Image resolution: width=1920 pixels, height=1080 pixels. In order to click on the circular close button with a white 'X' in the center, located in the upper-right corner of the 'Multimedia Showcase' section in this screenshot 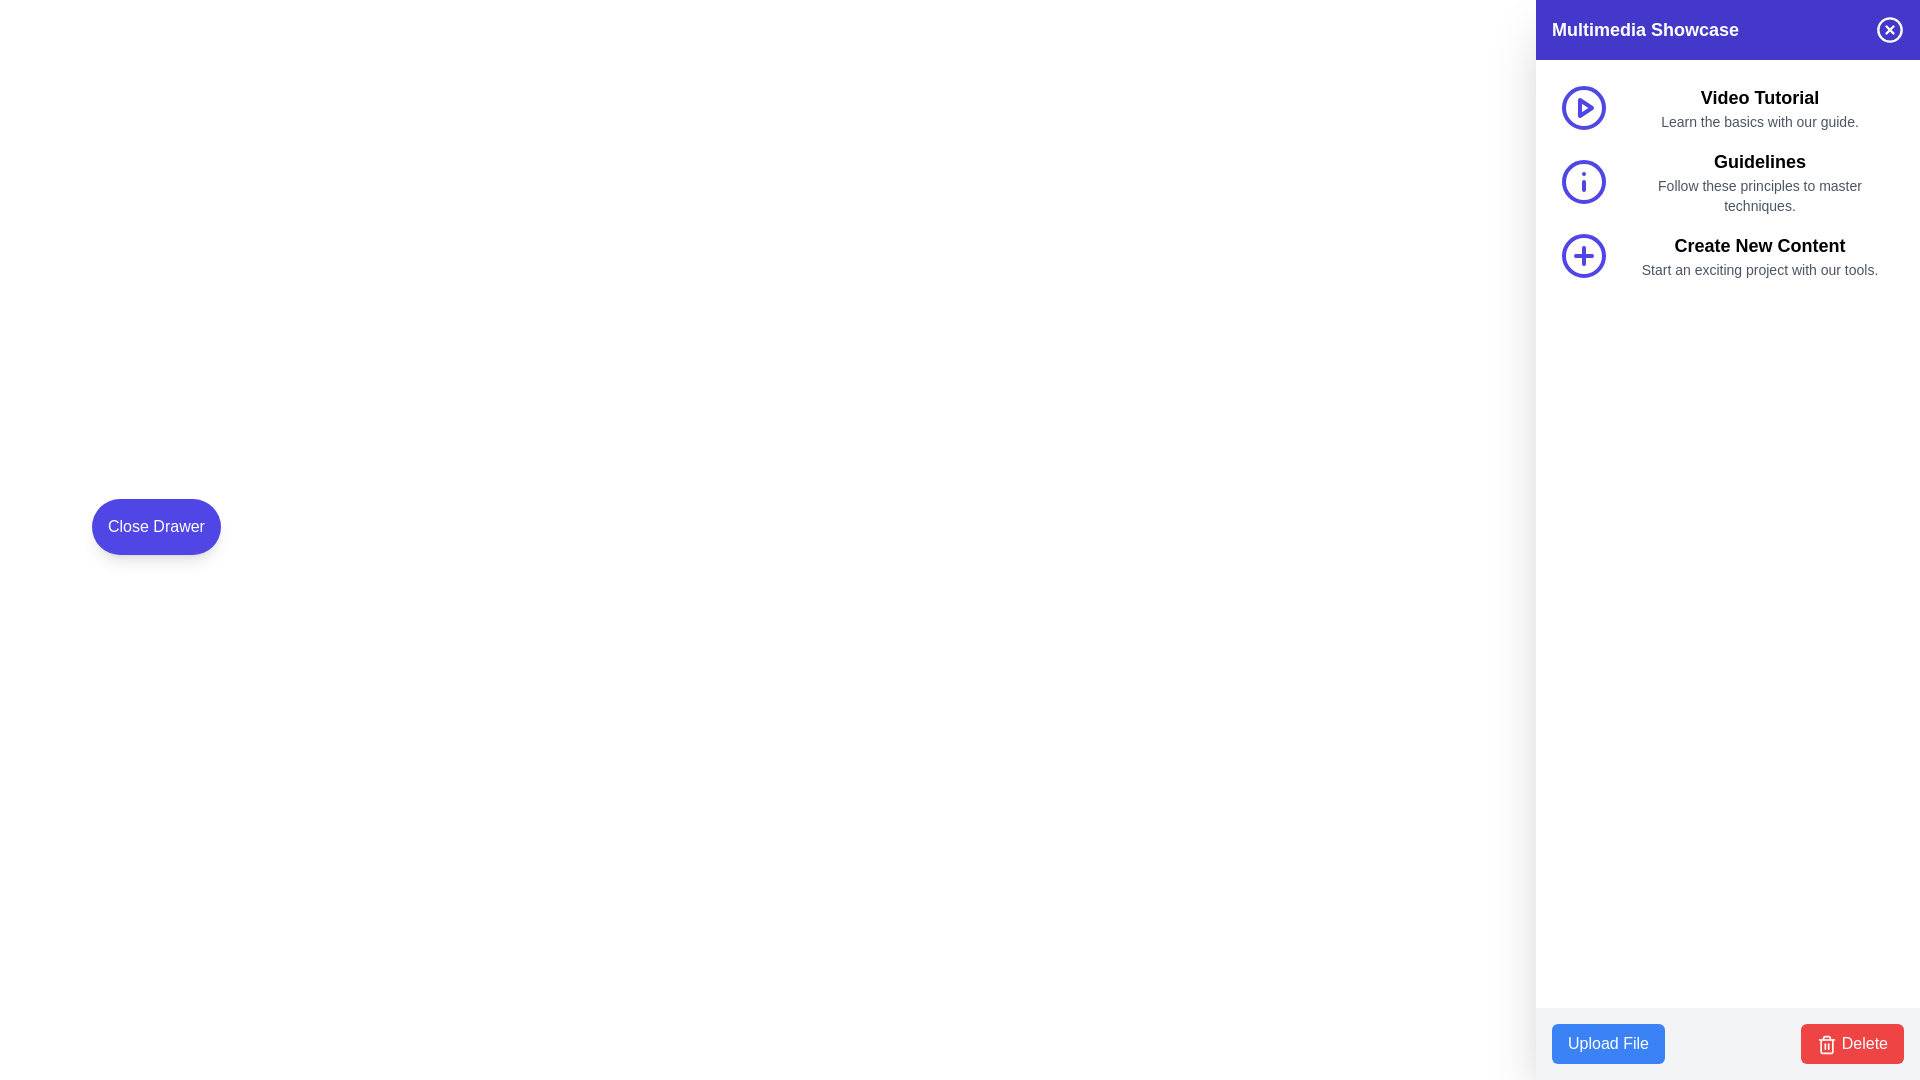, I will do `click(1889, 30)`.